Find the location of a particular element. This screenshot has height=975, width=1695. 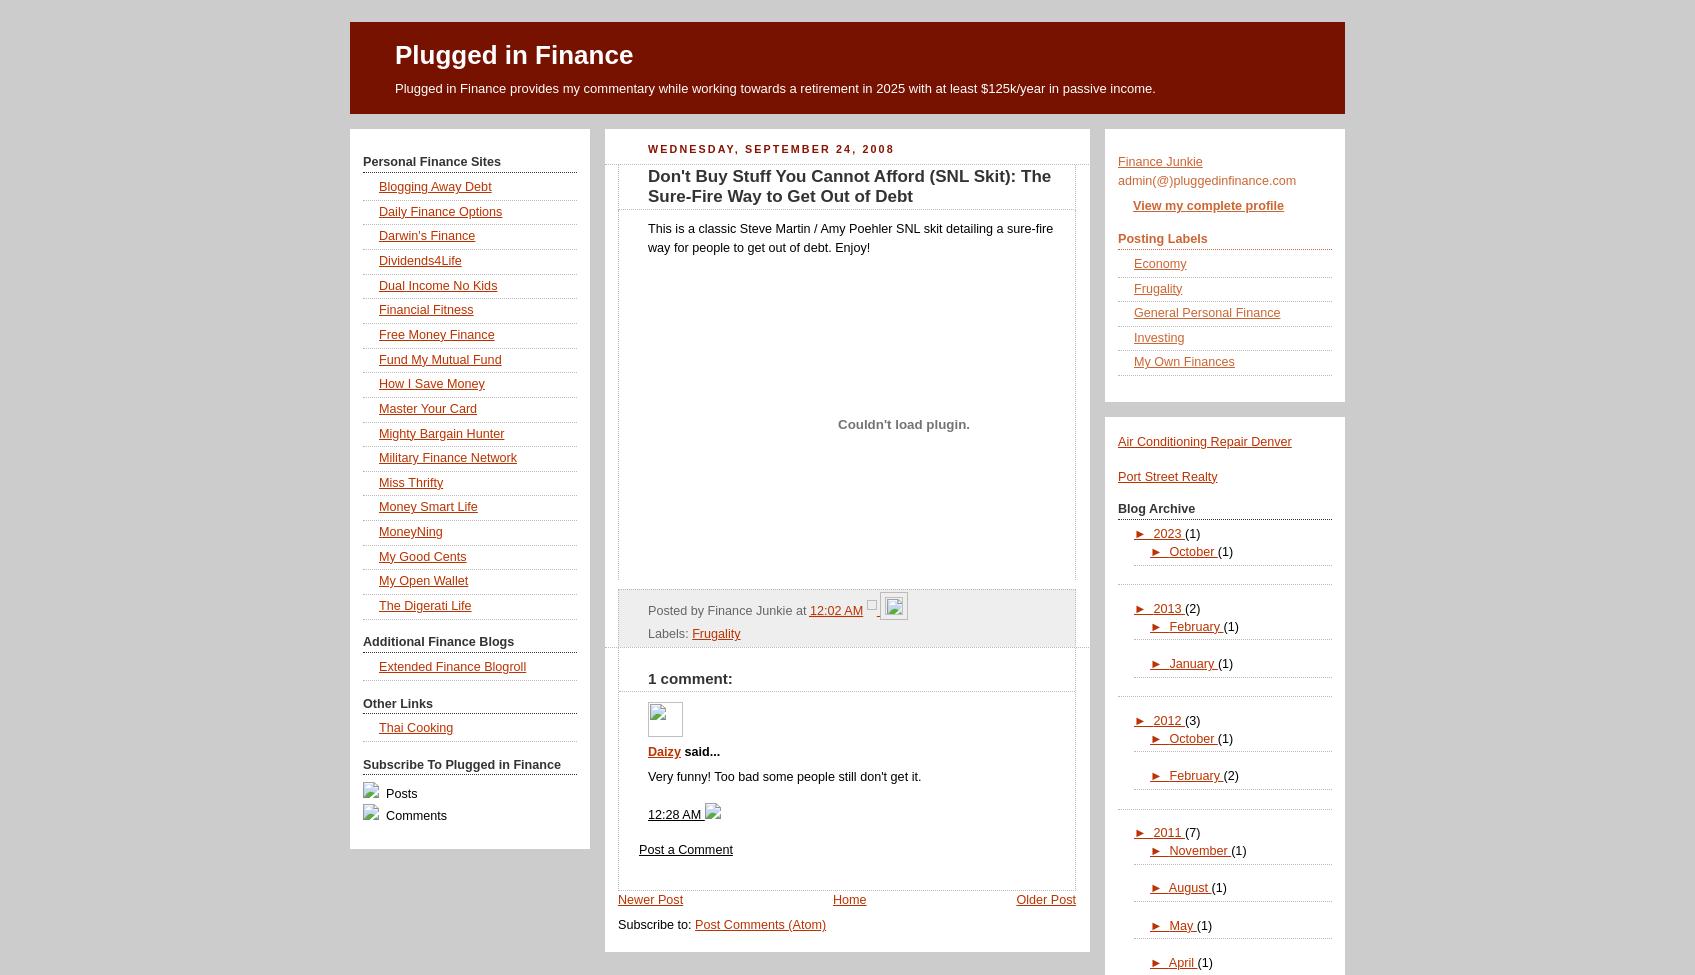

'Personal Finance Sites' is located at coordinates (432, 161).